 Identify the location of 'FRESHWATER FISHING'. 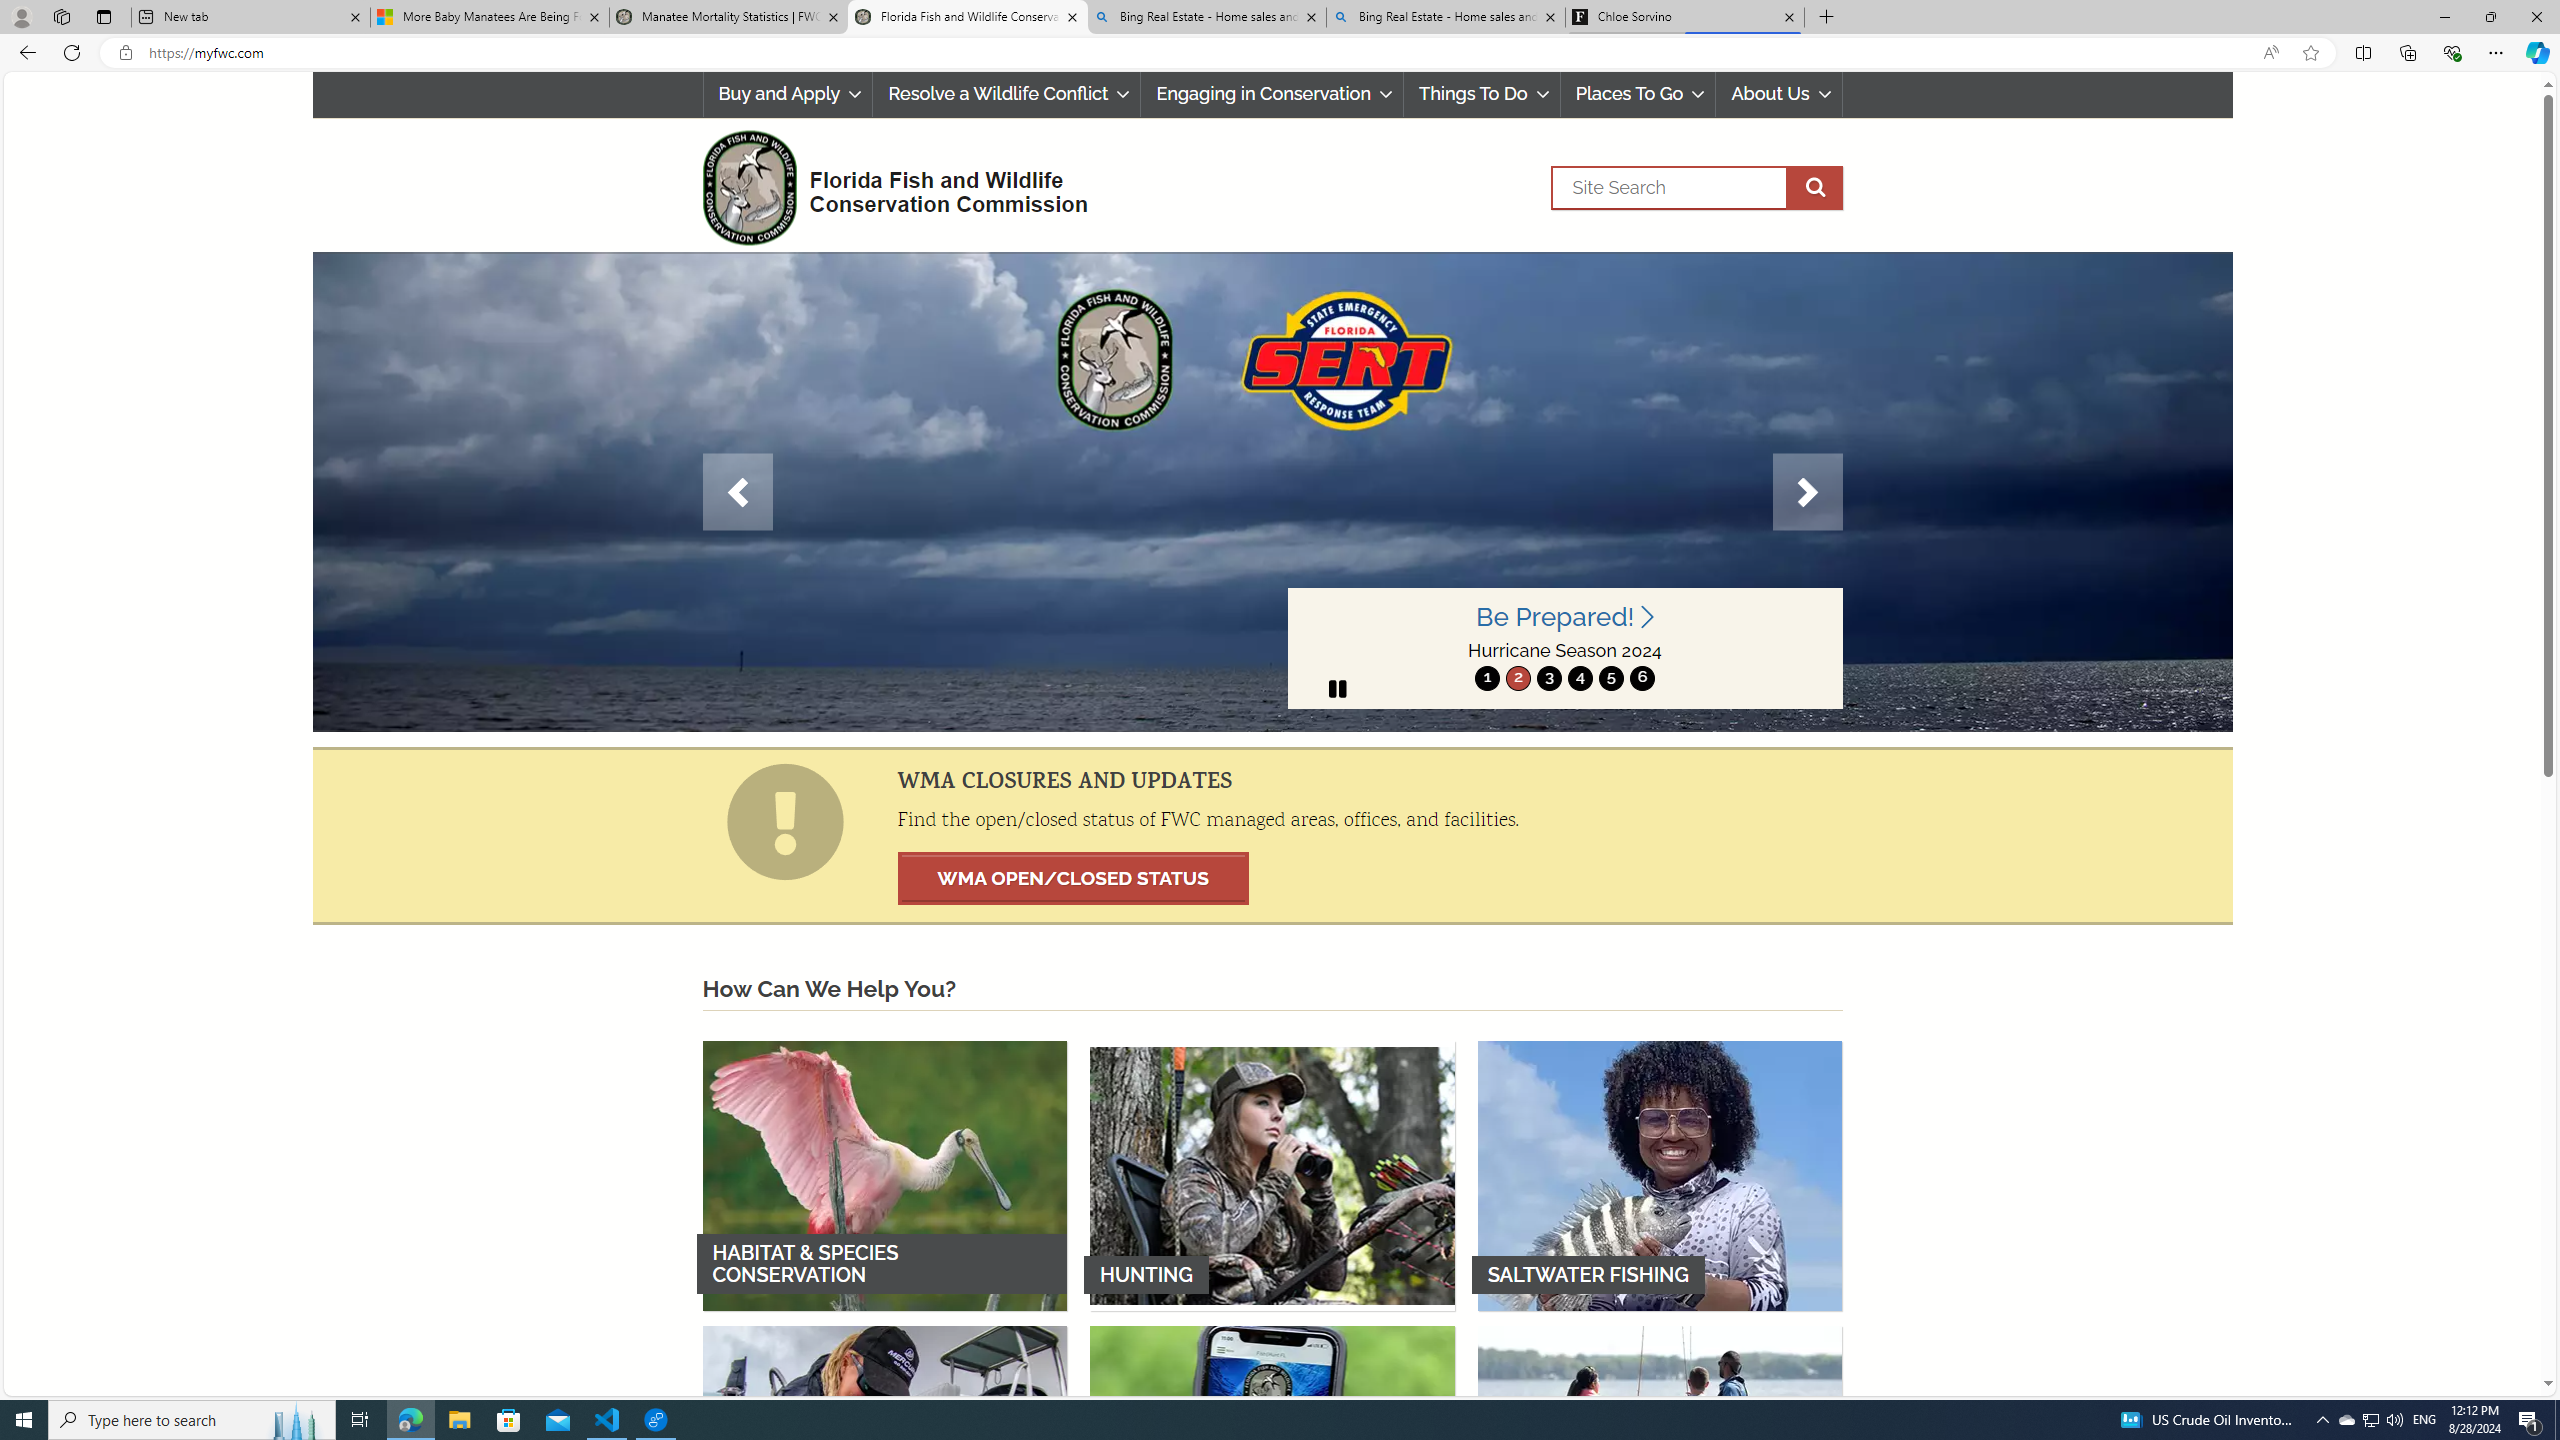
(884, 1440).